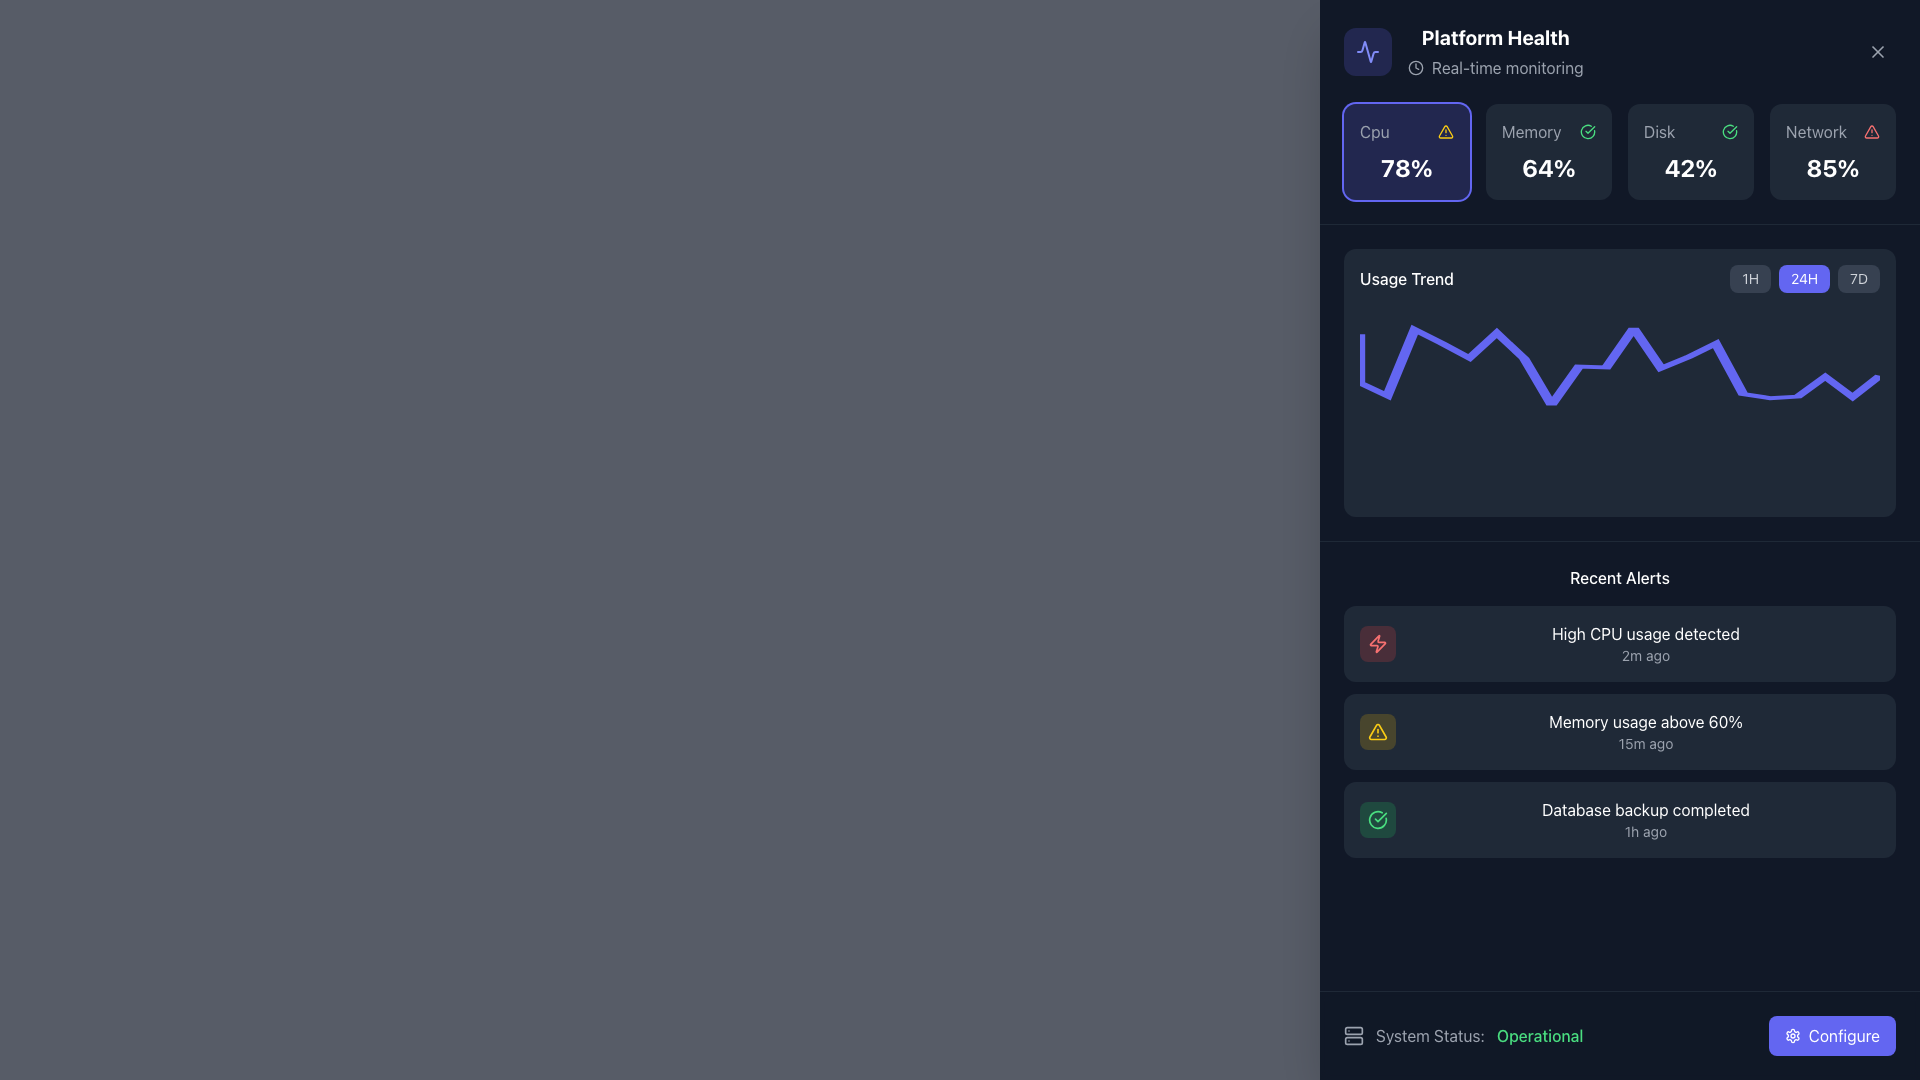 Image resolution: width=1920 pixels, height=1080 pixels. What do you see at coordinates (1530, 131) in the screenshot?
I see `the 'Memory' label, which is a light gray text label located under the 'Platform Health' heading, in the second segment of the usage indicators` at bounding box center [1530, 131].